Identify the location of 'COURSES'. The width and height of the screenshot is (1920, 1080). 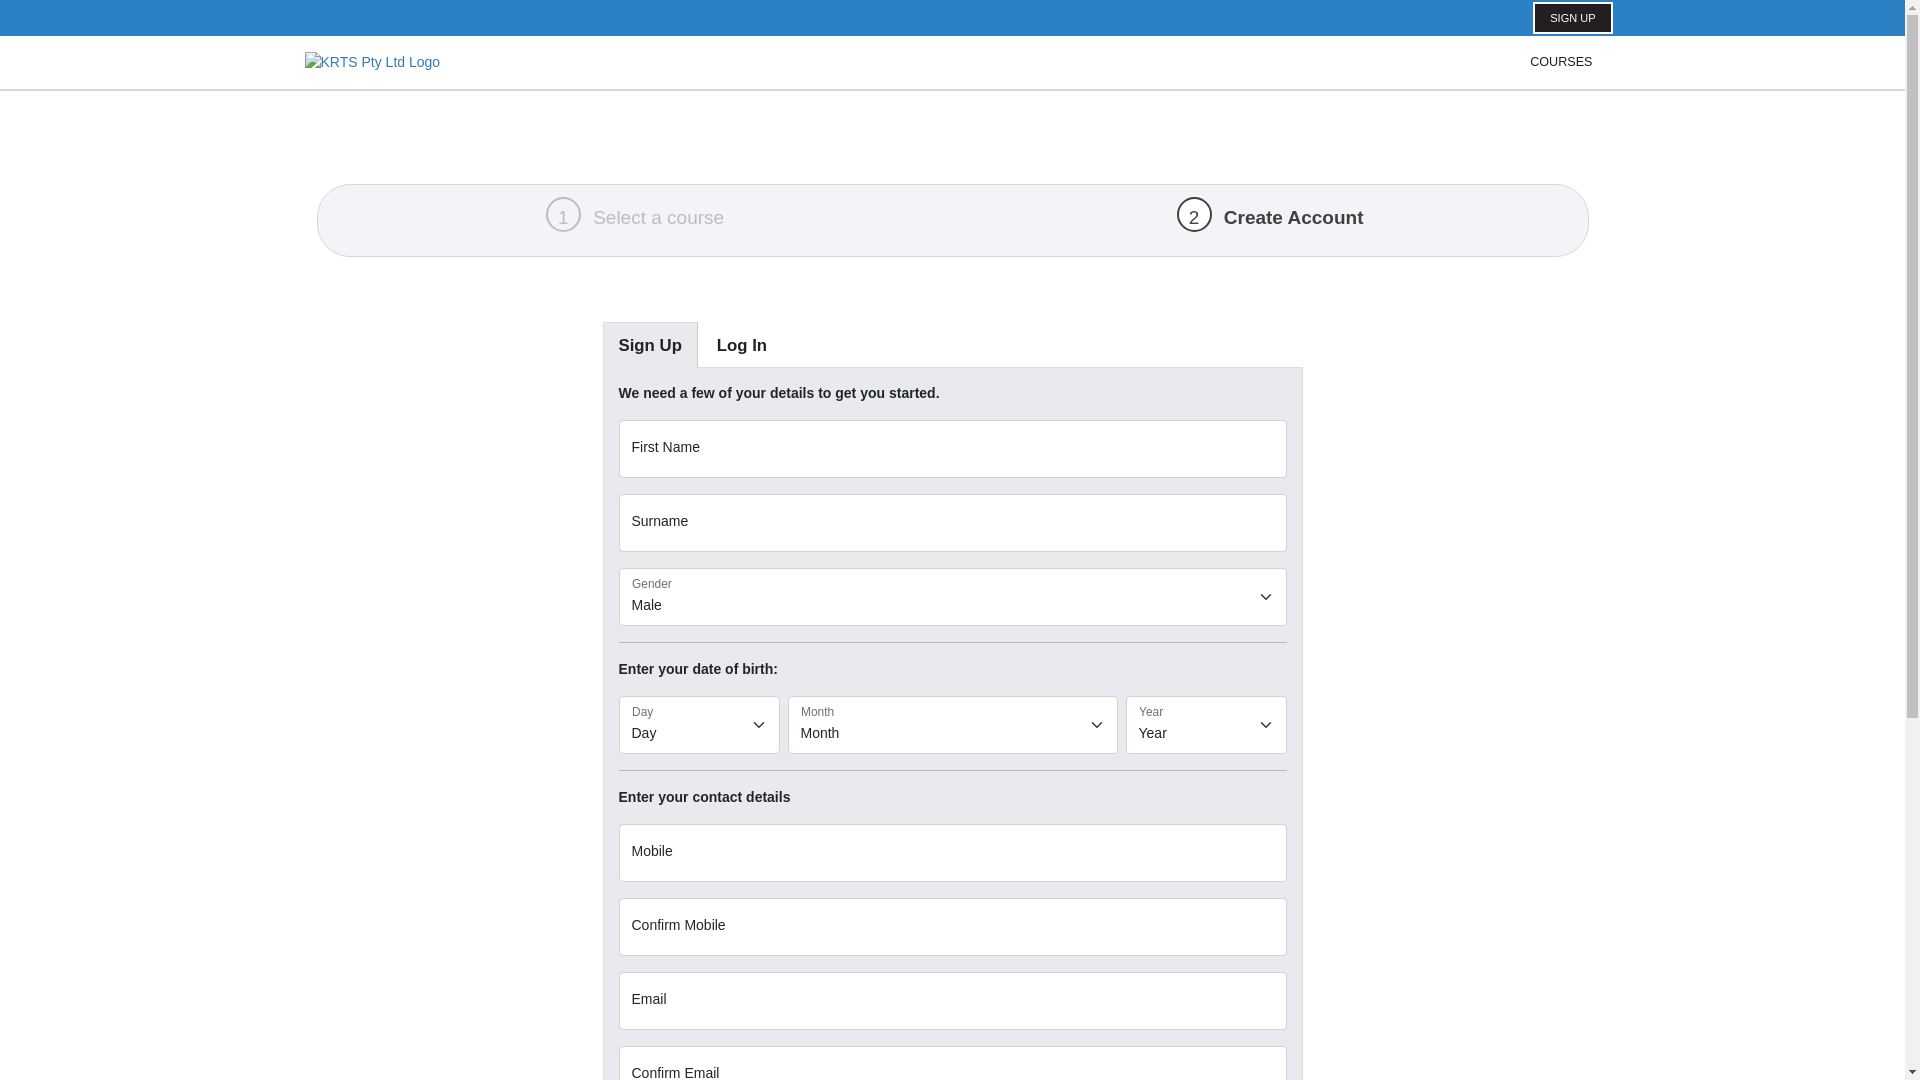
(1559, 61).